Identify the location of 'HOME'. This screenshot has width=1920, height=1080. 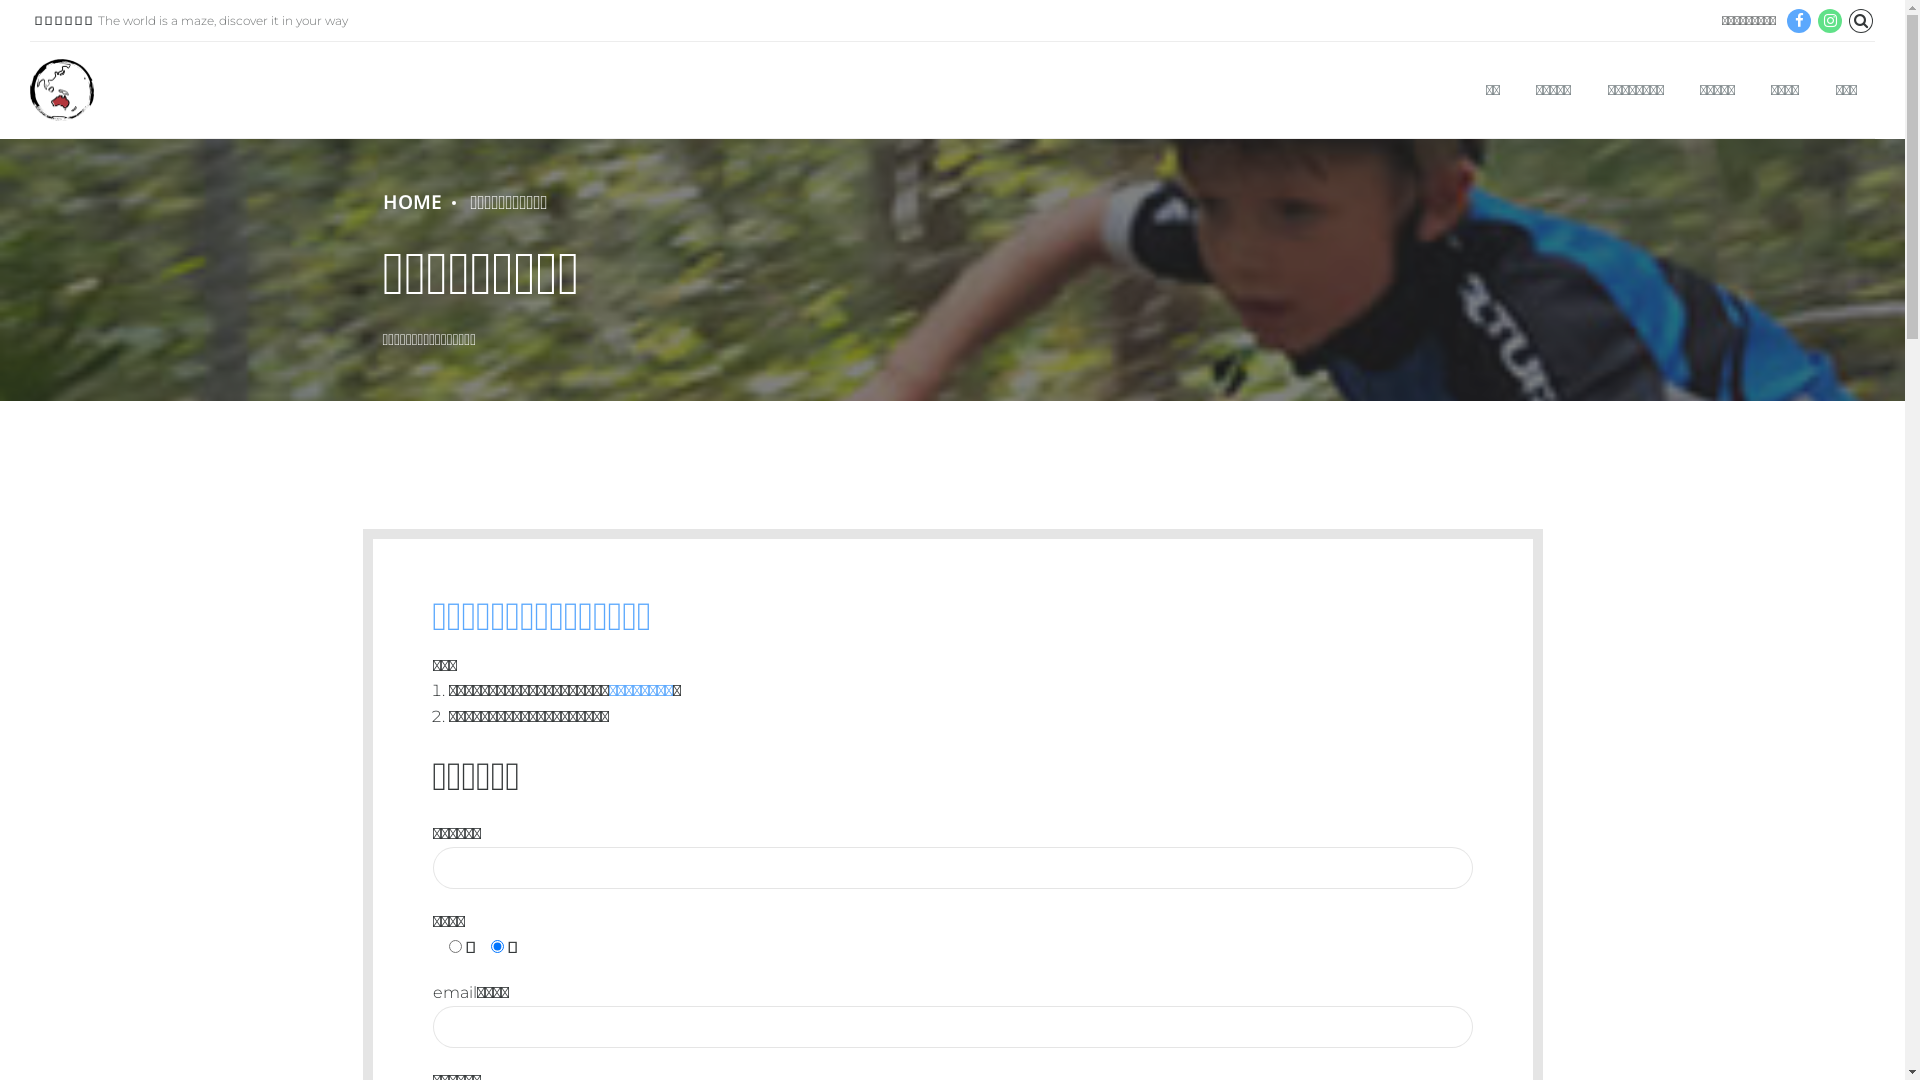
(410, 202).